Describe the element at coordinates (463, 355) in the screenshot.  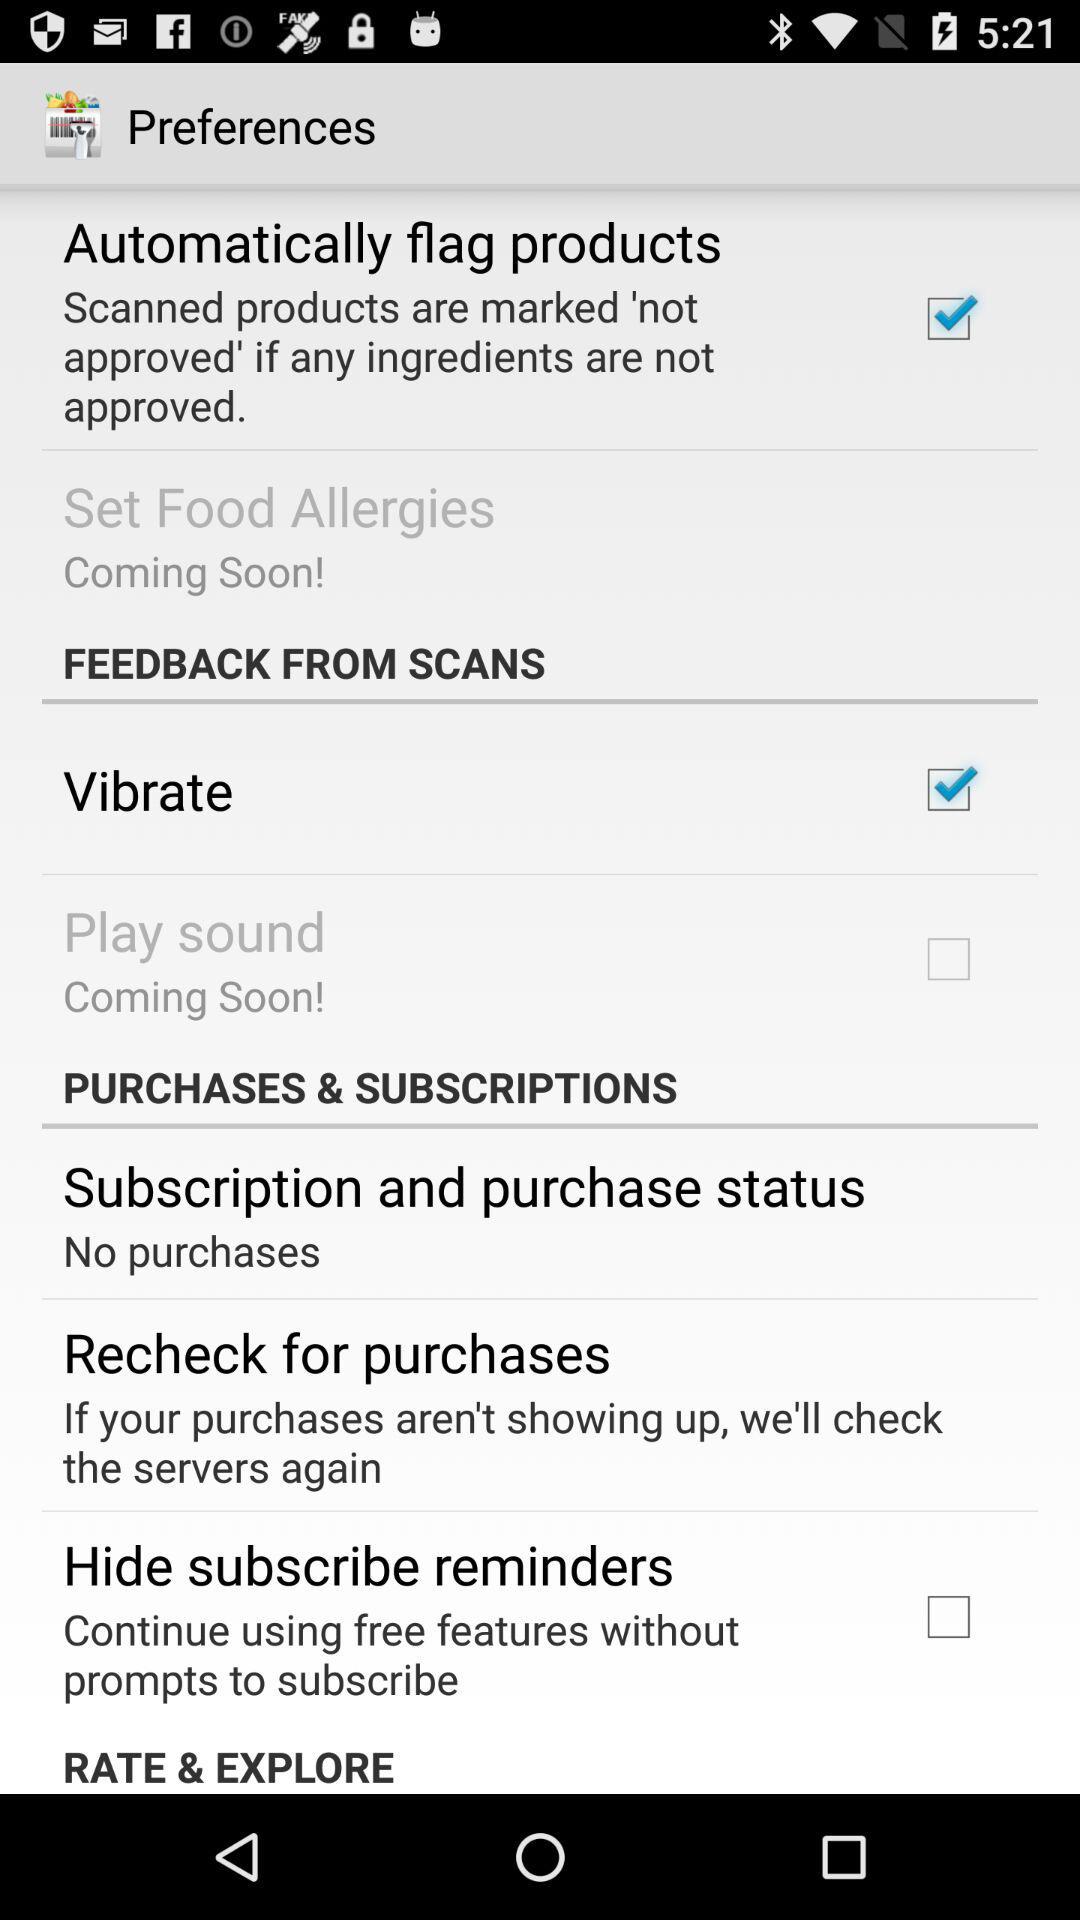
I see `app above set food allergies item` at that location.